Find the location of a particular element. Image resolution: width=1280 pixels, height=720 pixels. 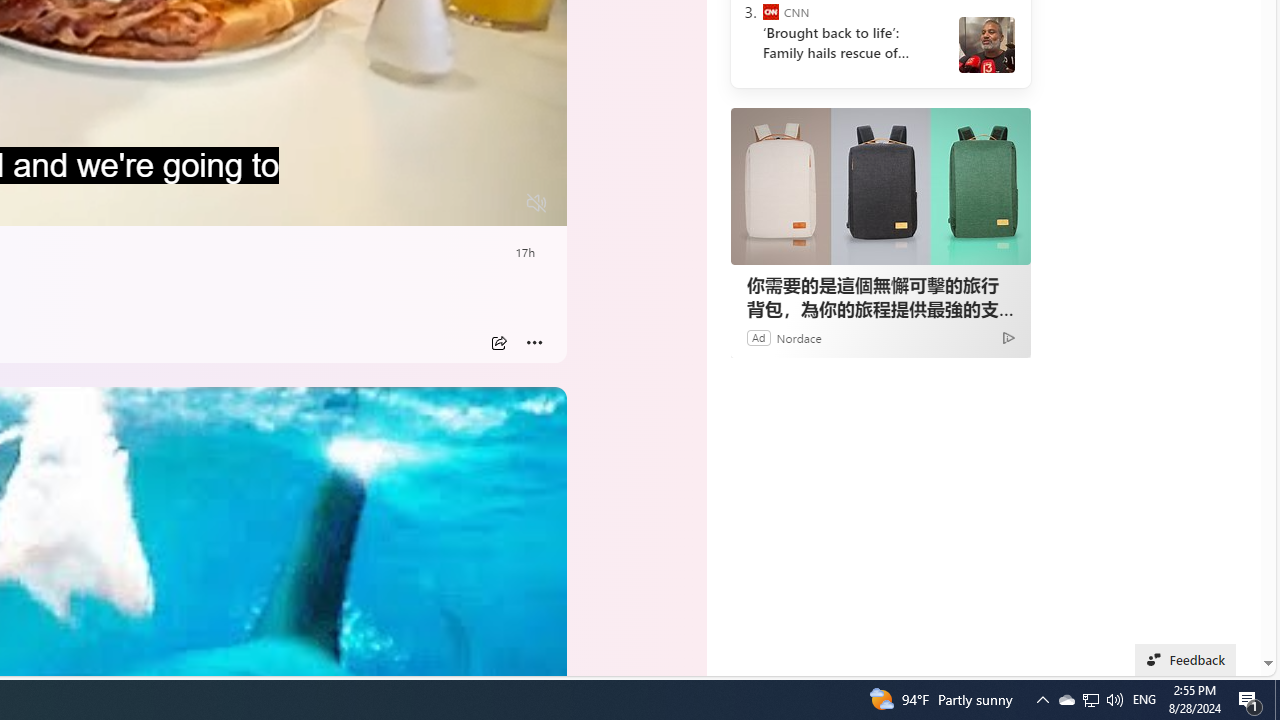

'Share' is located at coordinates (498, 342).